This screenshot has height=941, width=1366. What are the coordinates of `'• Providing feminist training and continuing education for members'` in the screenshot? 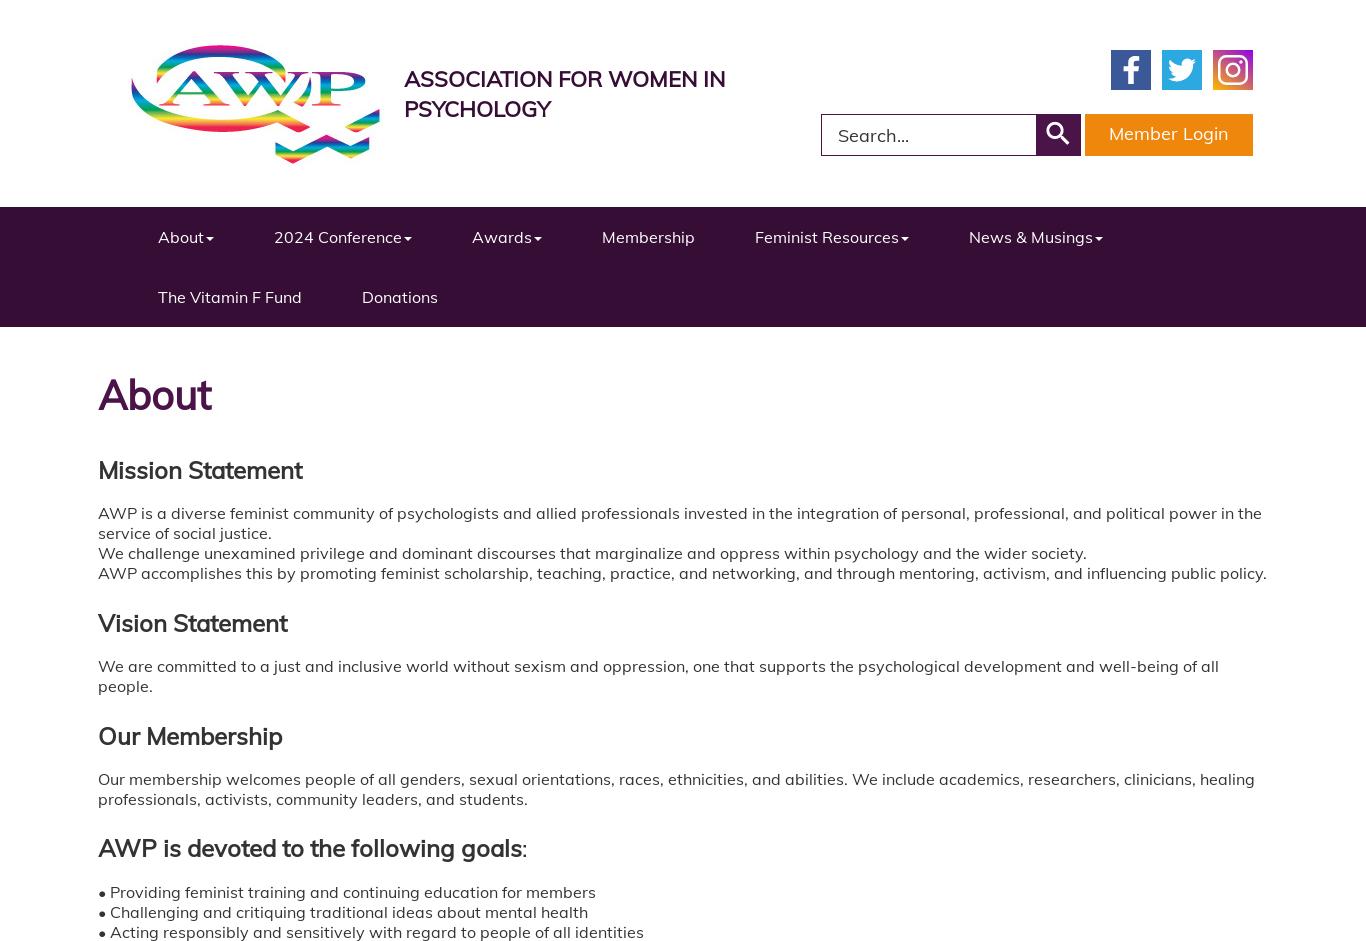 It's located at (97, 891).